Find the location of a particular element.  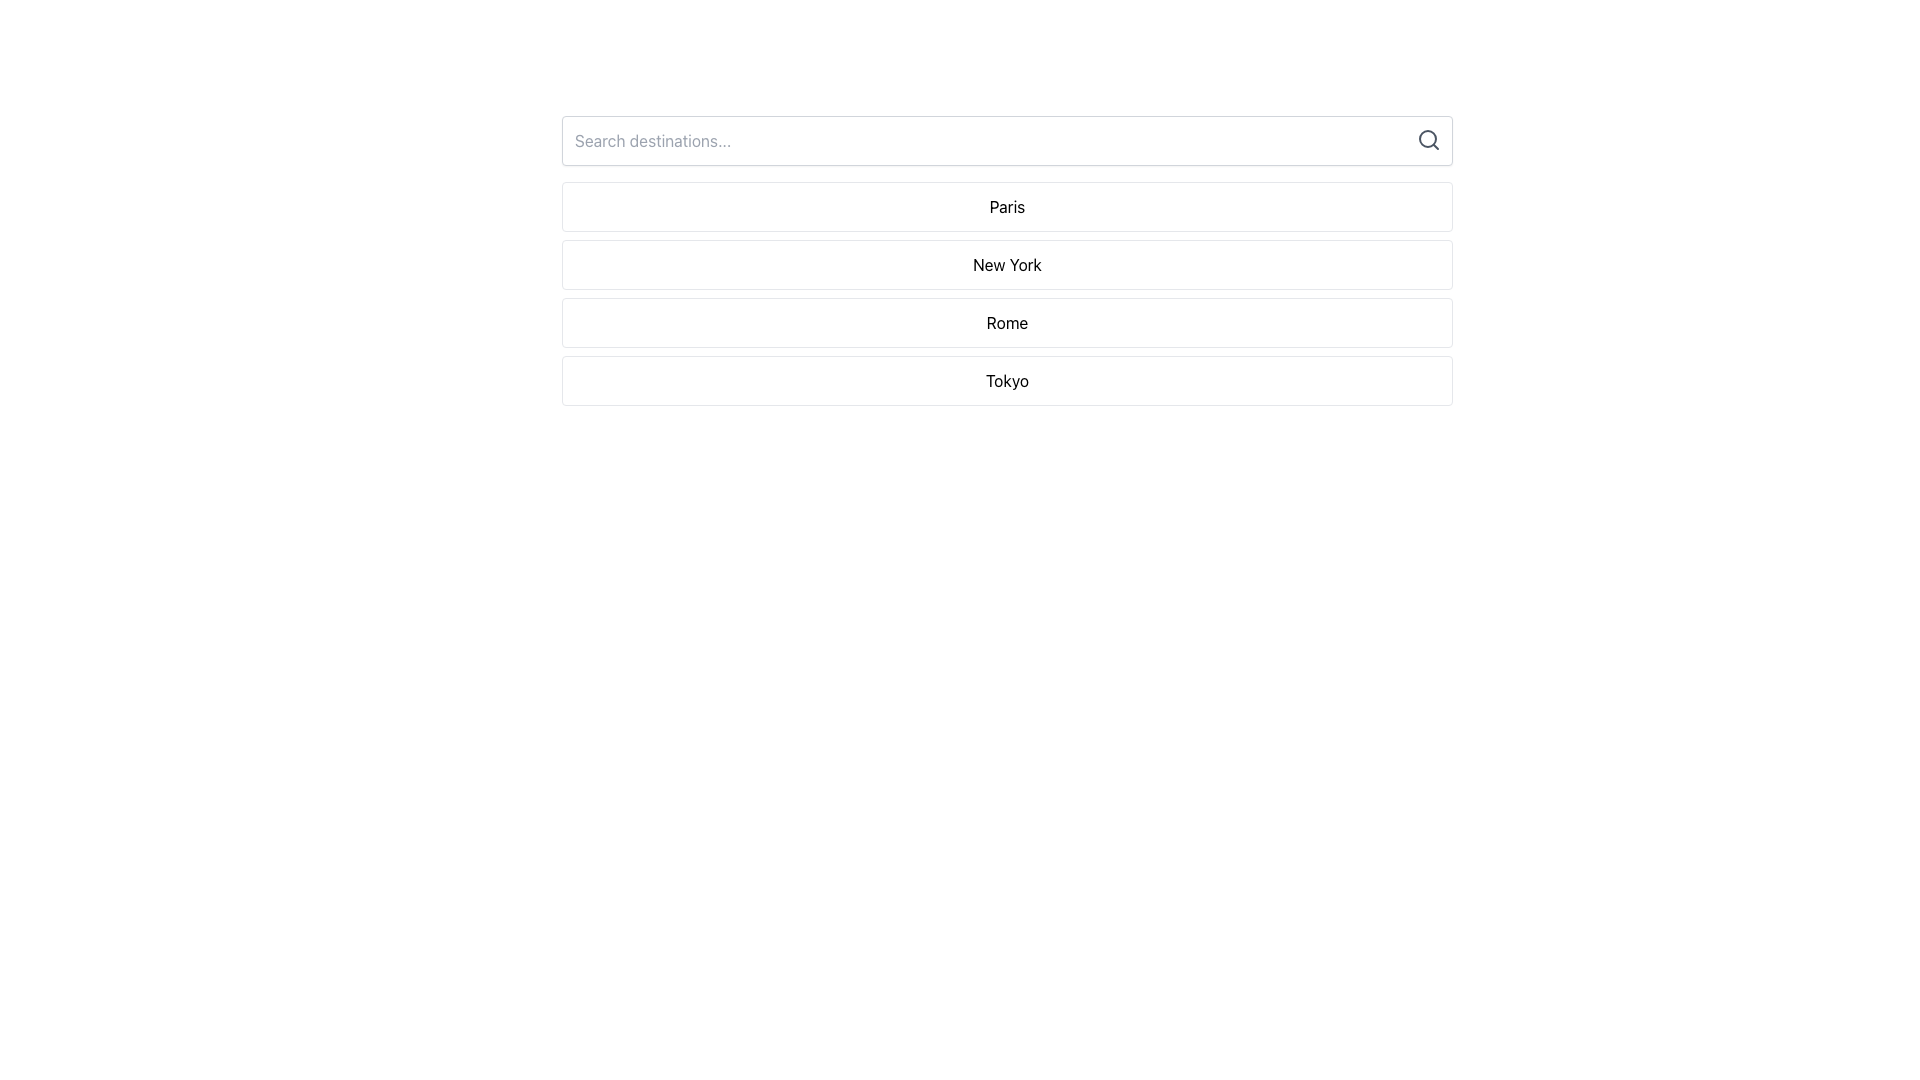

the placeholder text in the search input field located at the top of the vertically arranged section of elements, to replace it with a new query is located at coordinates (1007, 140).